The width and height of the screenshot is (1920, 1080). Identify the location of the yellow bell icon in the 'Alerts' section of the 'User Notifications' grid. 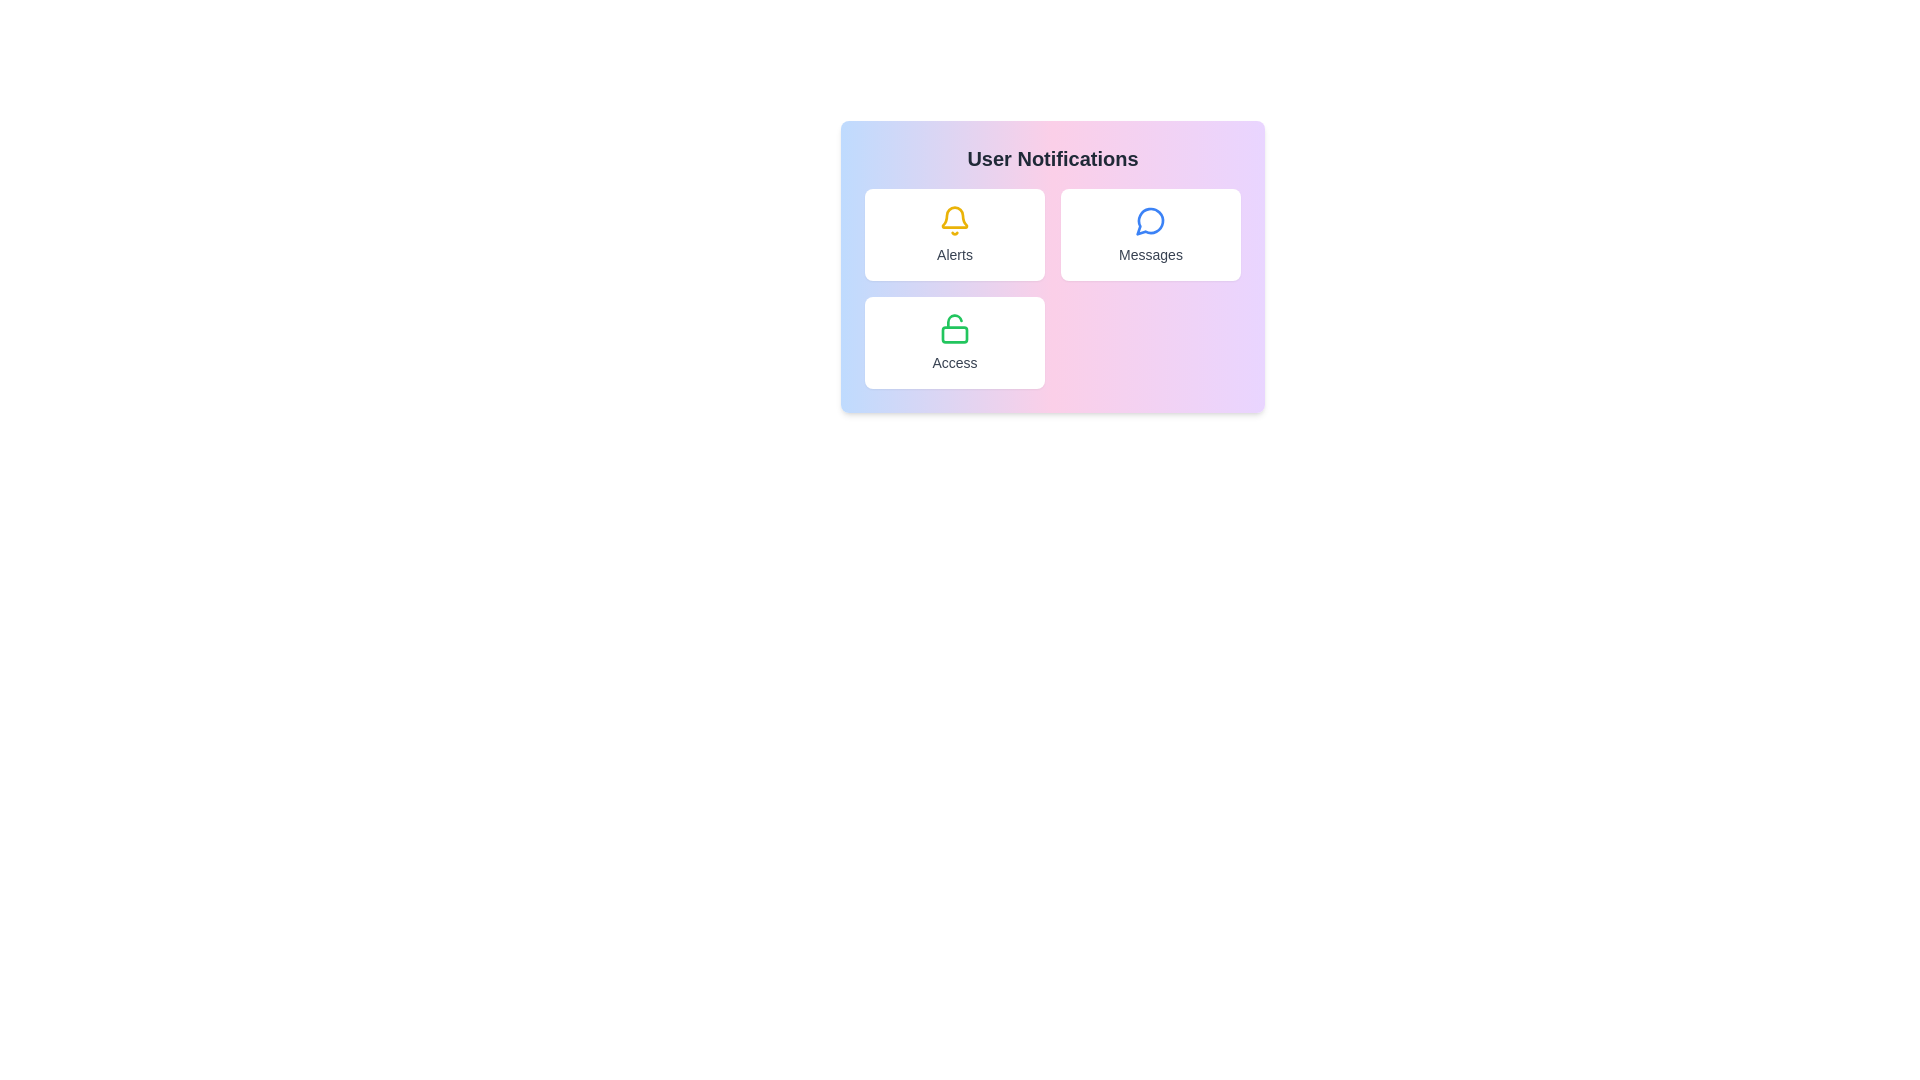
(954, 220).